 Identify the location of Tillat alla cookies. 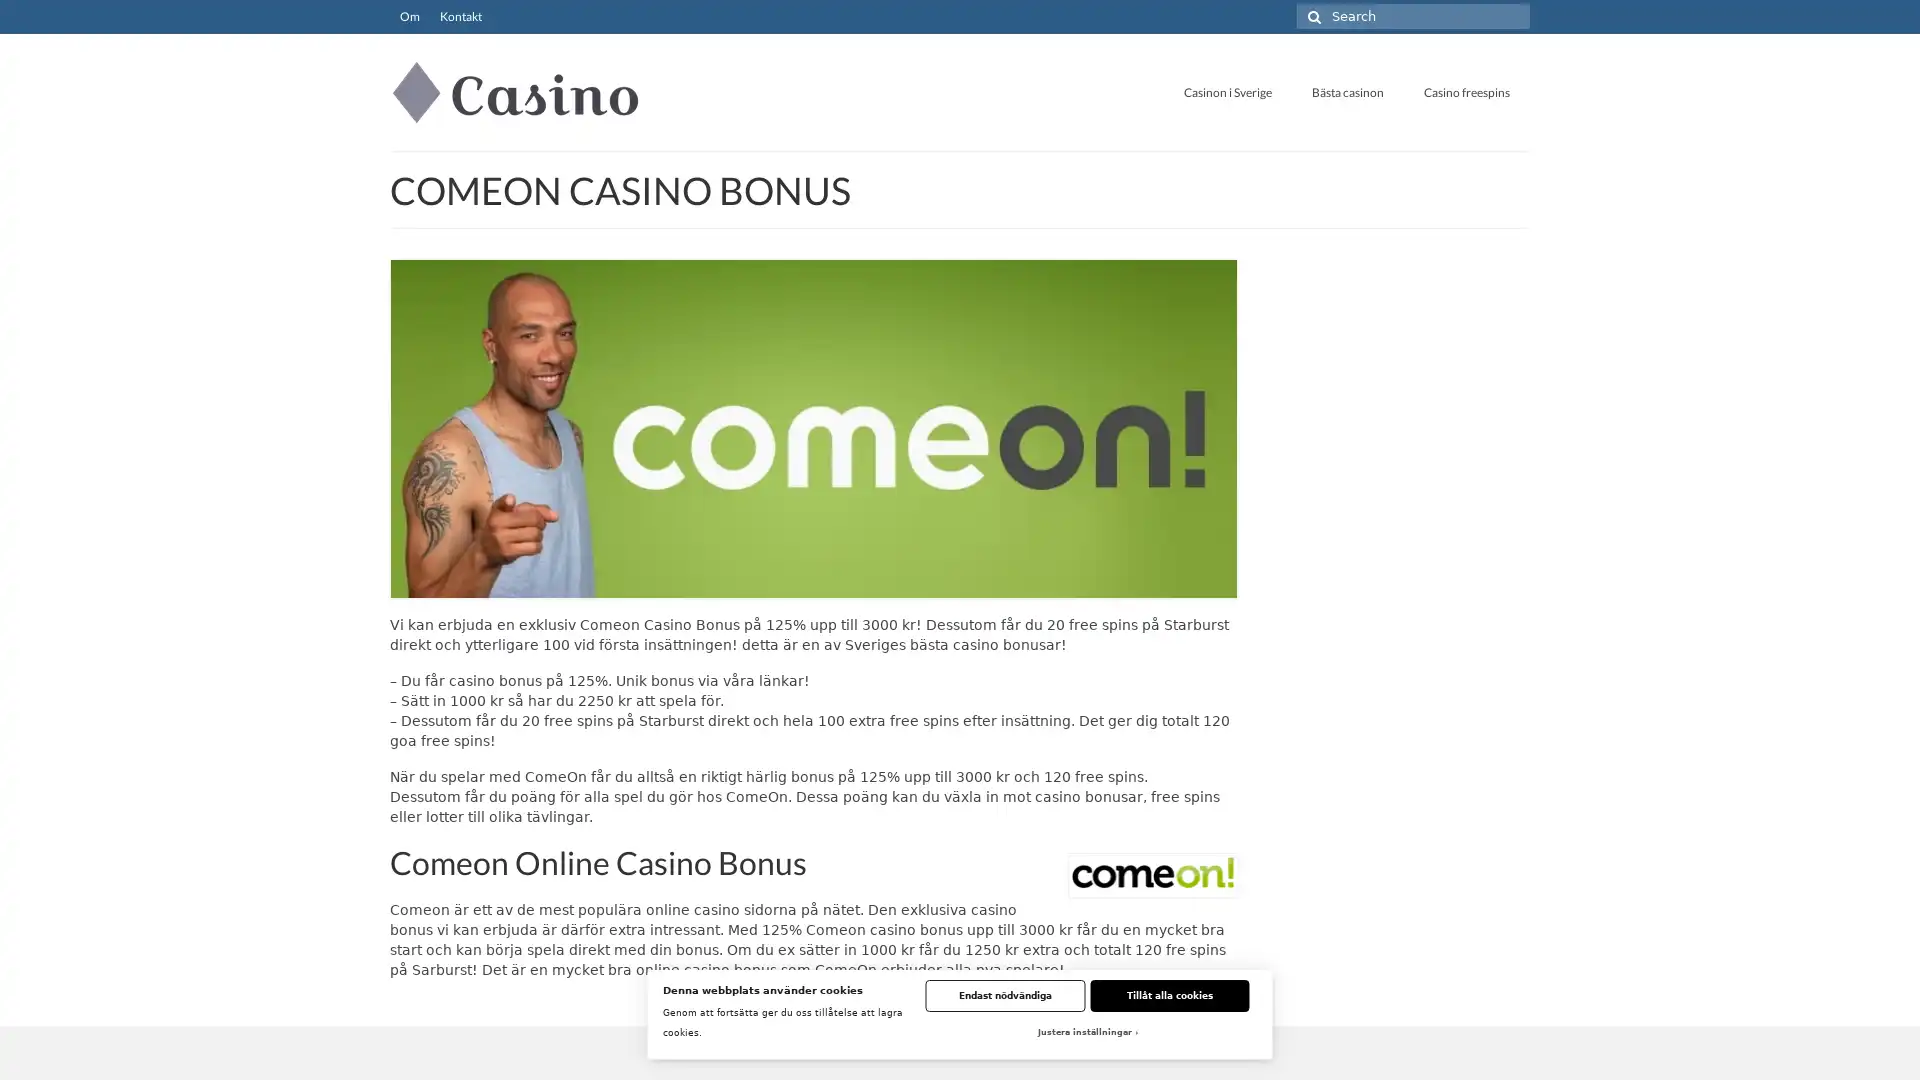
(1169, 995).